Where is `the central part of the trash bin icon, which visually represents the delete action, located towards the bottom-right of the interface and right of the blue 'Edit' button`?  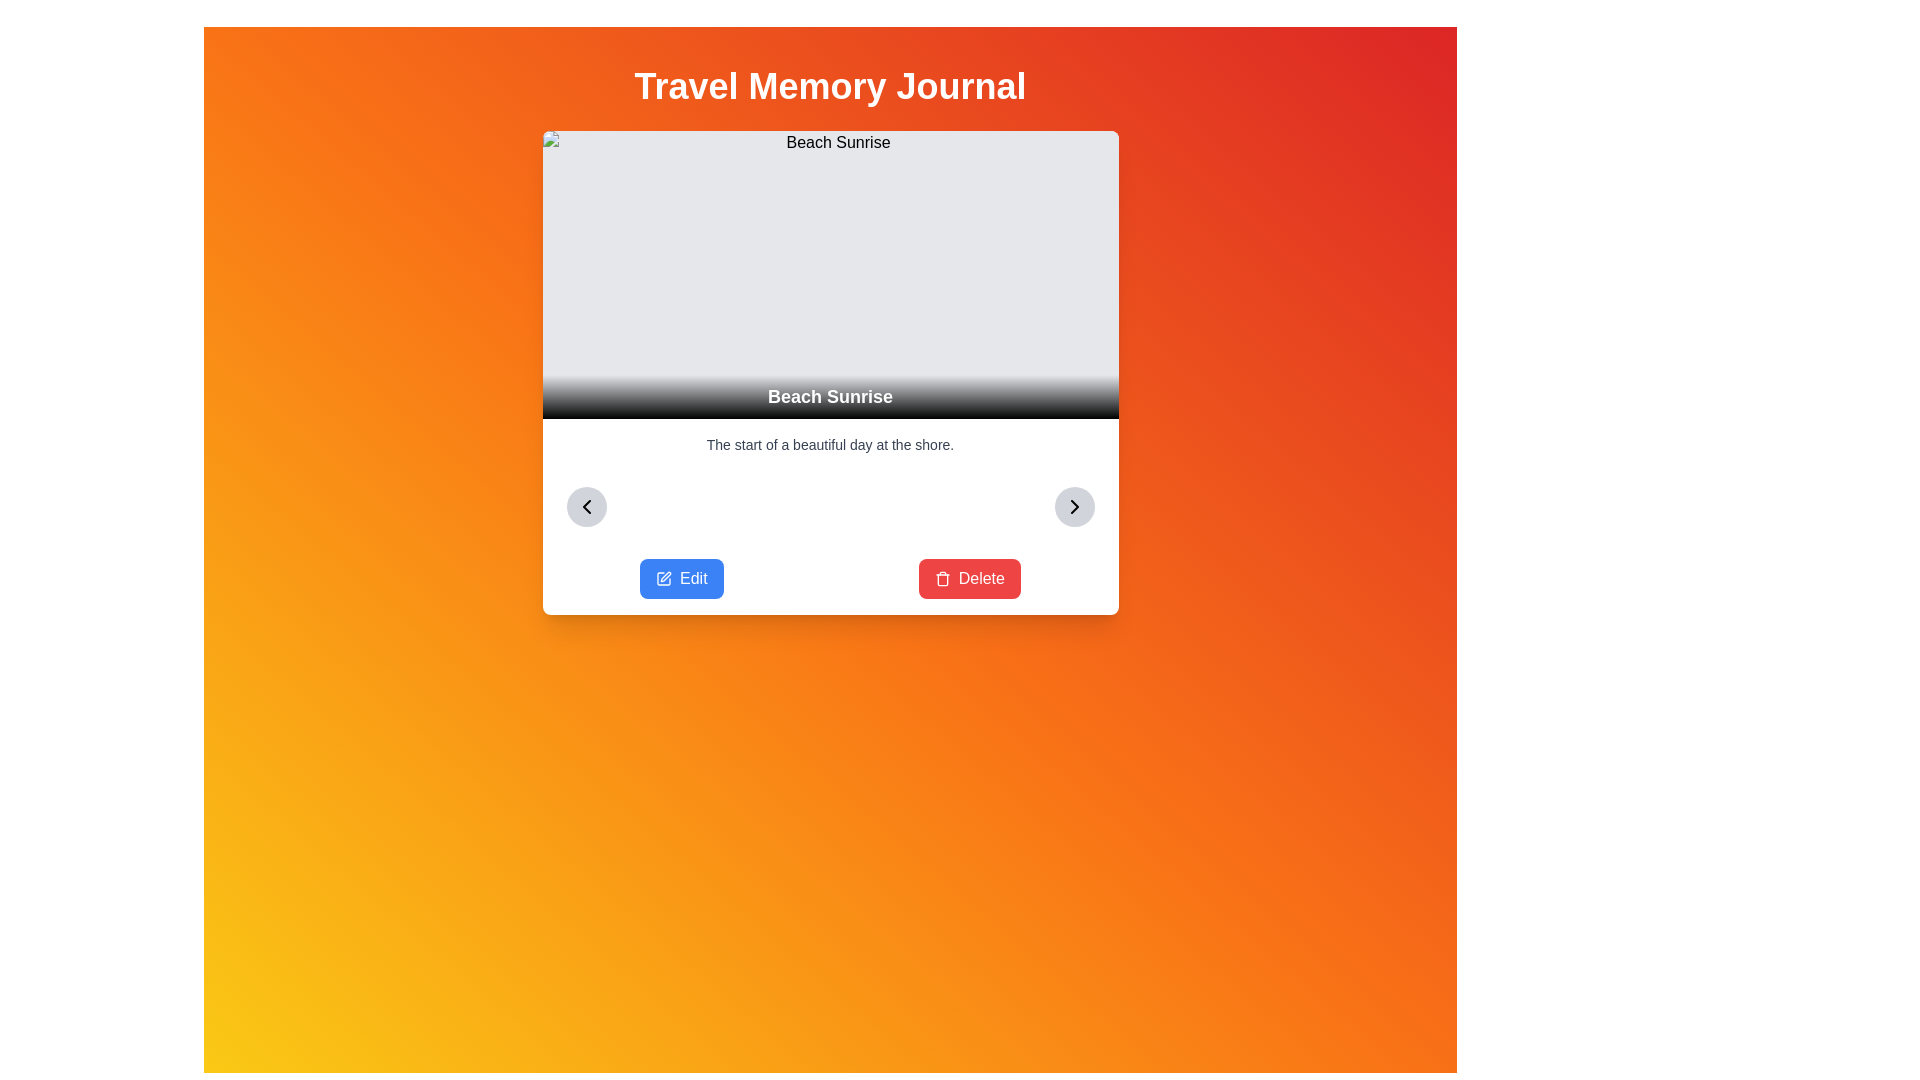
the central part of the trash bin icon, which visually represents the delete action, located towards the bottom-right of the interface and right of the blue 'Edit' button is located at coordinates (941, 580).